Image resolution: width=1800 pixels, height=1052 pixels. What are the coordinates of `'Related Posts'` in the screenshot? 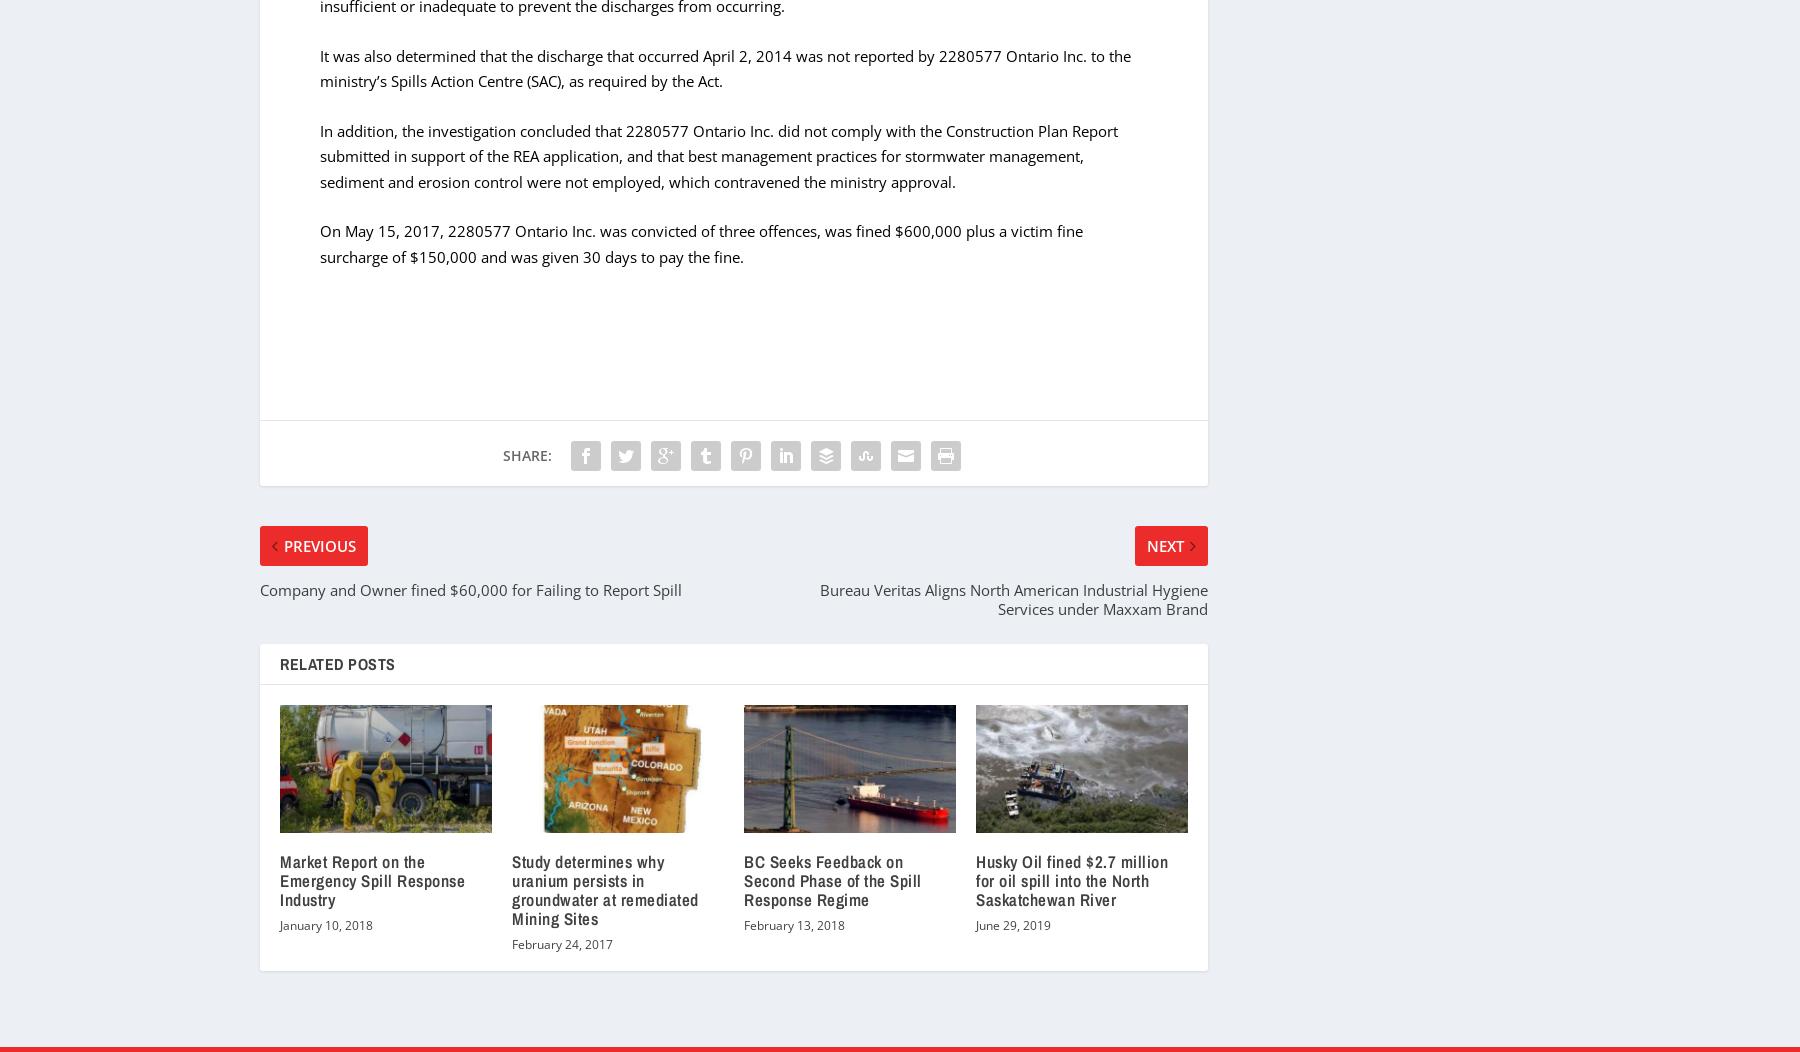 It's located at (336, 661).